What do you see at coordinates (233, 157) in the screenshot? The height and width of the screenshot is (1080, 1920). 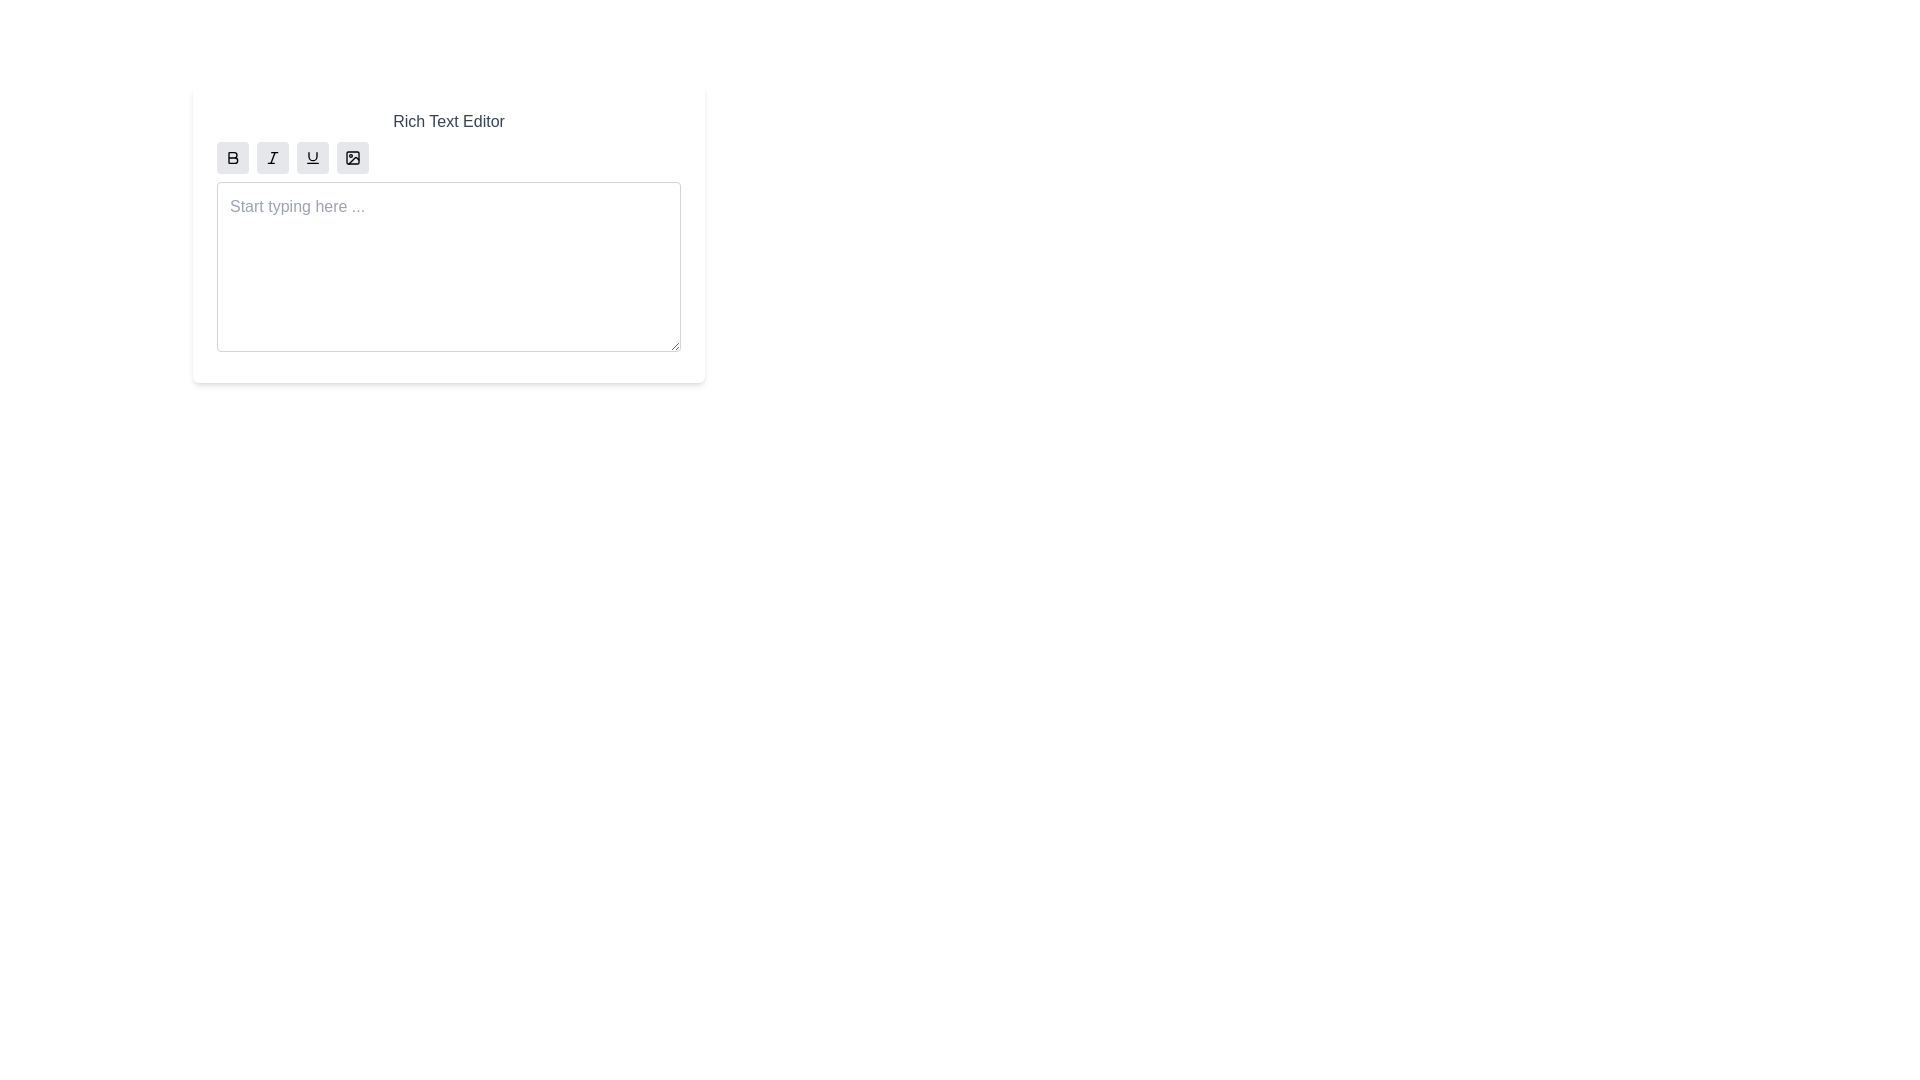 I see `the bold text styling icon located as the leftmost icon in the toolbar above the text area` at bounding box center [233, 157].